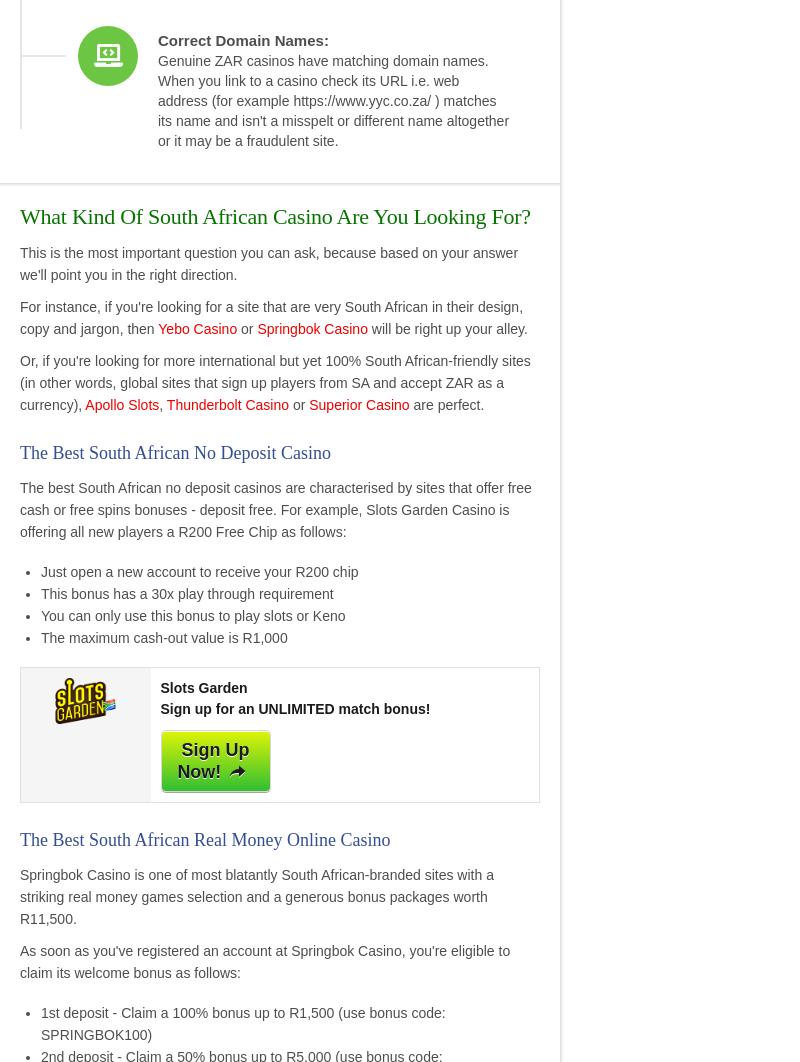 The height and width of the screenshot is (1062, 800). What do you see at coordinates (445, 402) in the screenshot?
I see `'are perfect.'` at bounding box center [445, 402].